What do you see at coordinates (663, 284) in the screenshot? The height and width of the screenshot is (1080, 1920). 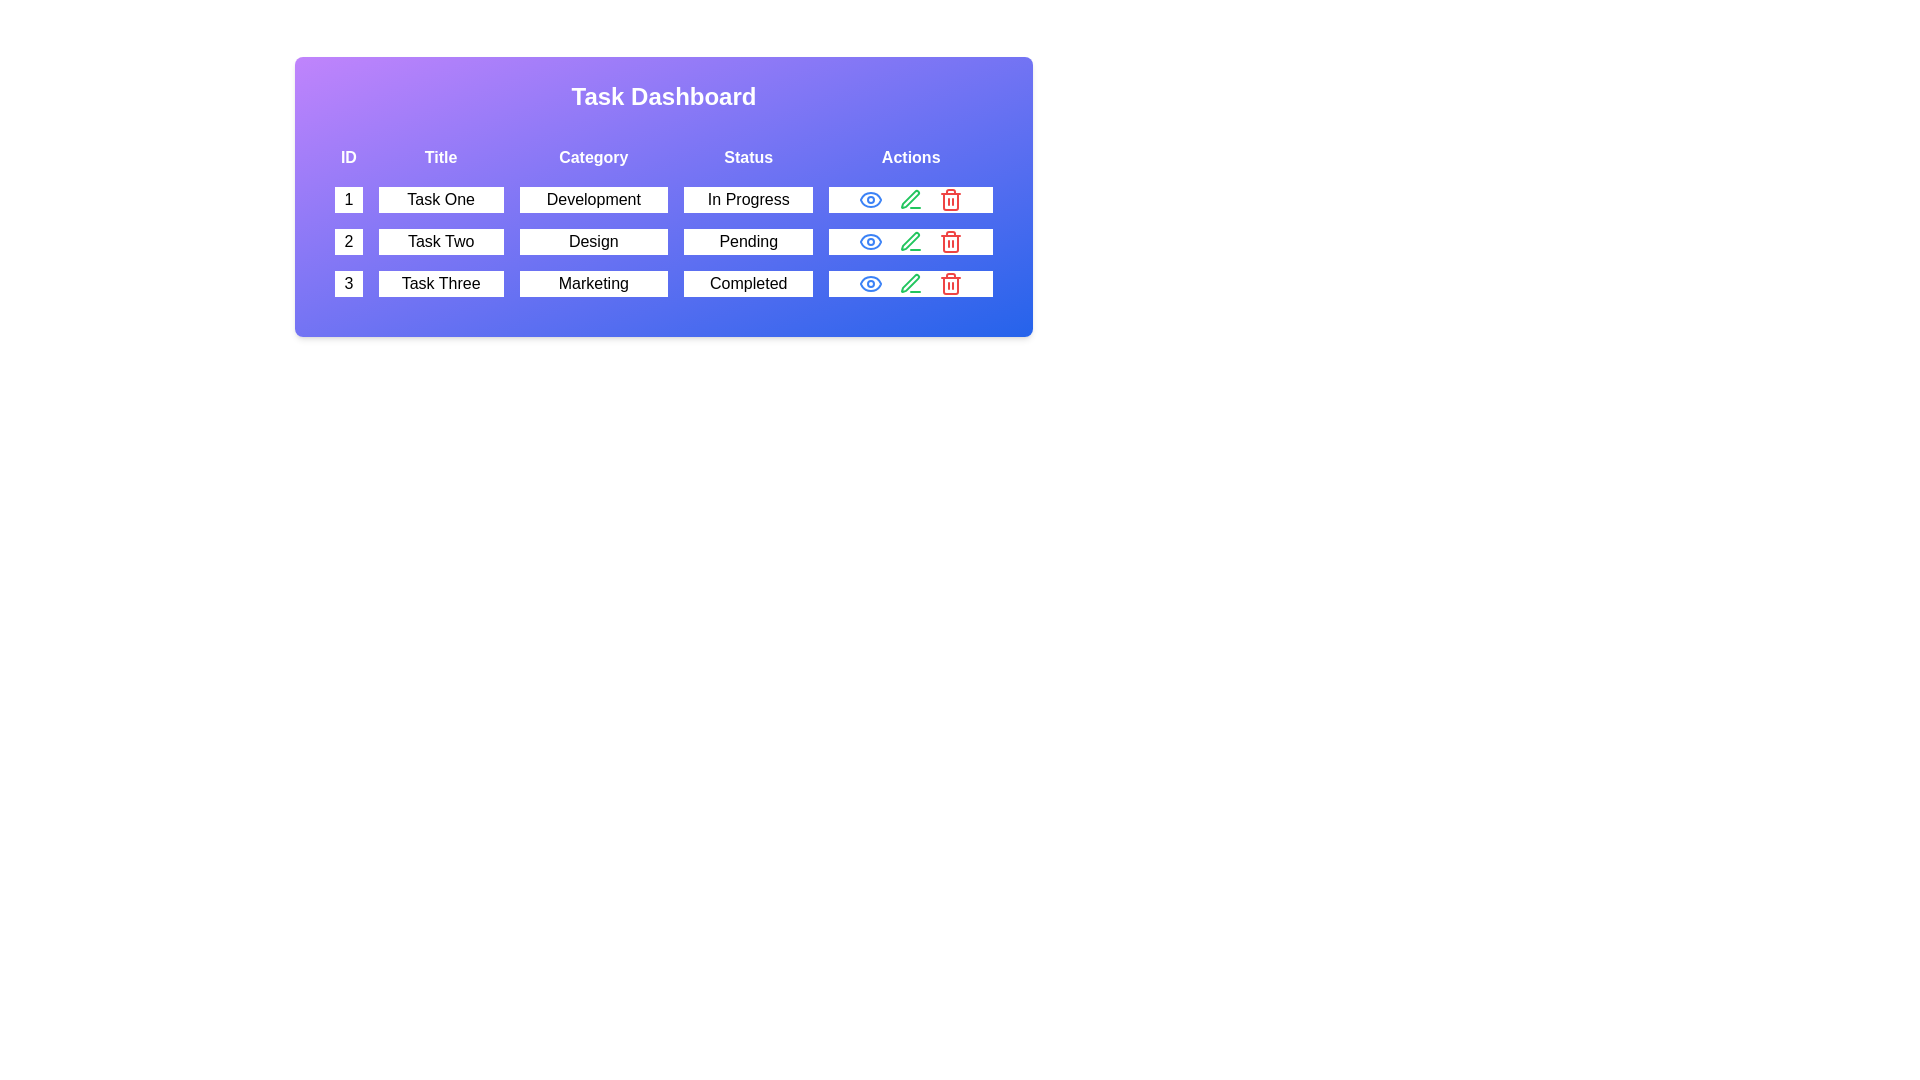 I see `the row corresponding to 3` at bounding box center [663, 284].